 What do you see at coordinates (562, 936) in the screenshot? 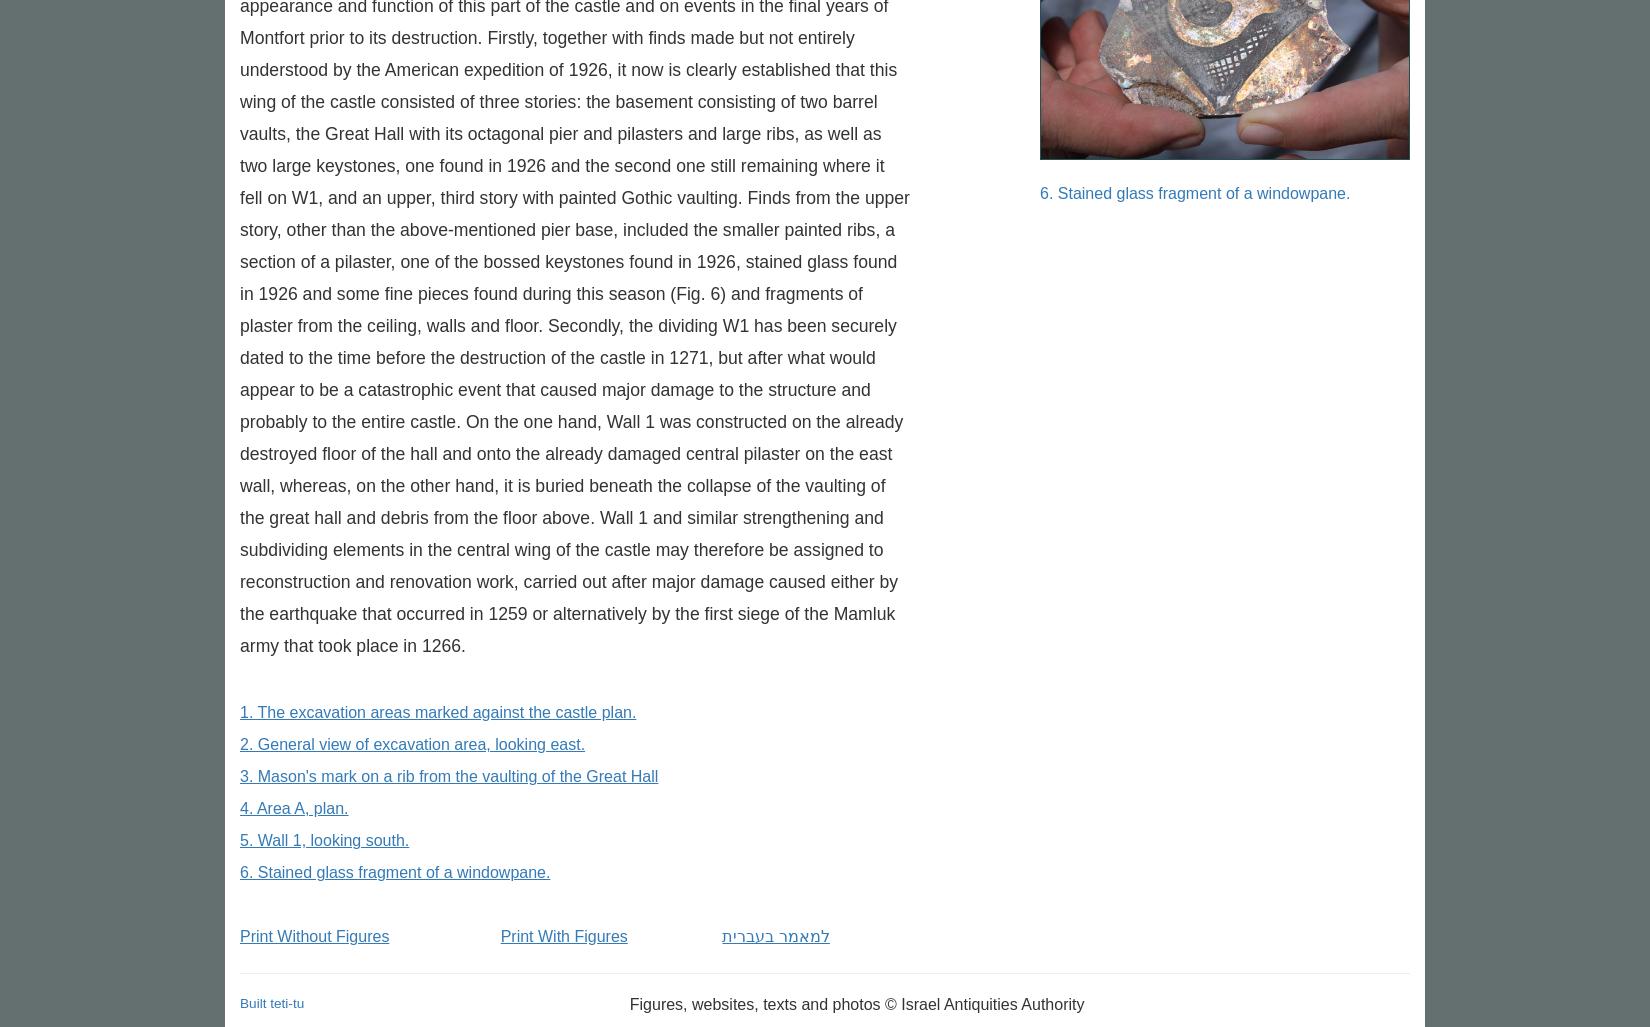
I see `'Print With Figures'` at bounding box center [562, 936].